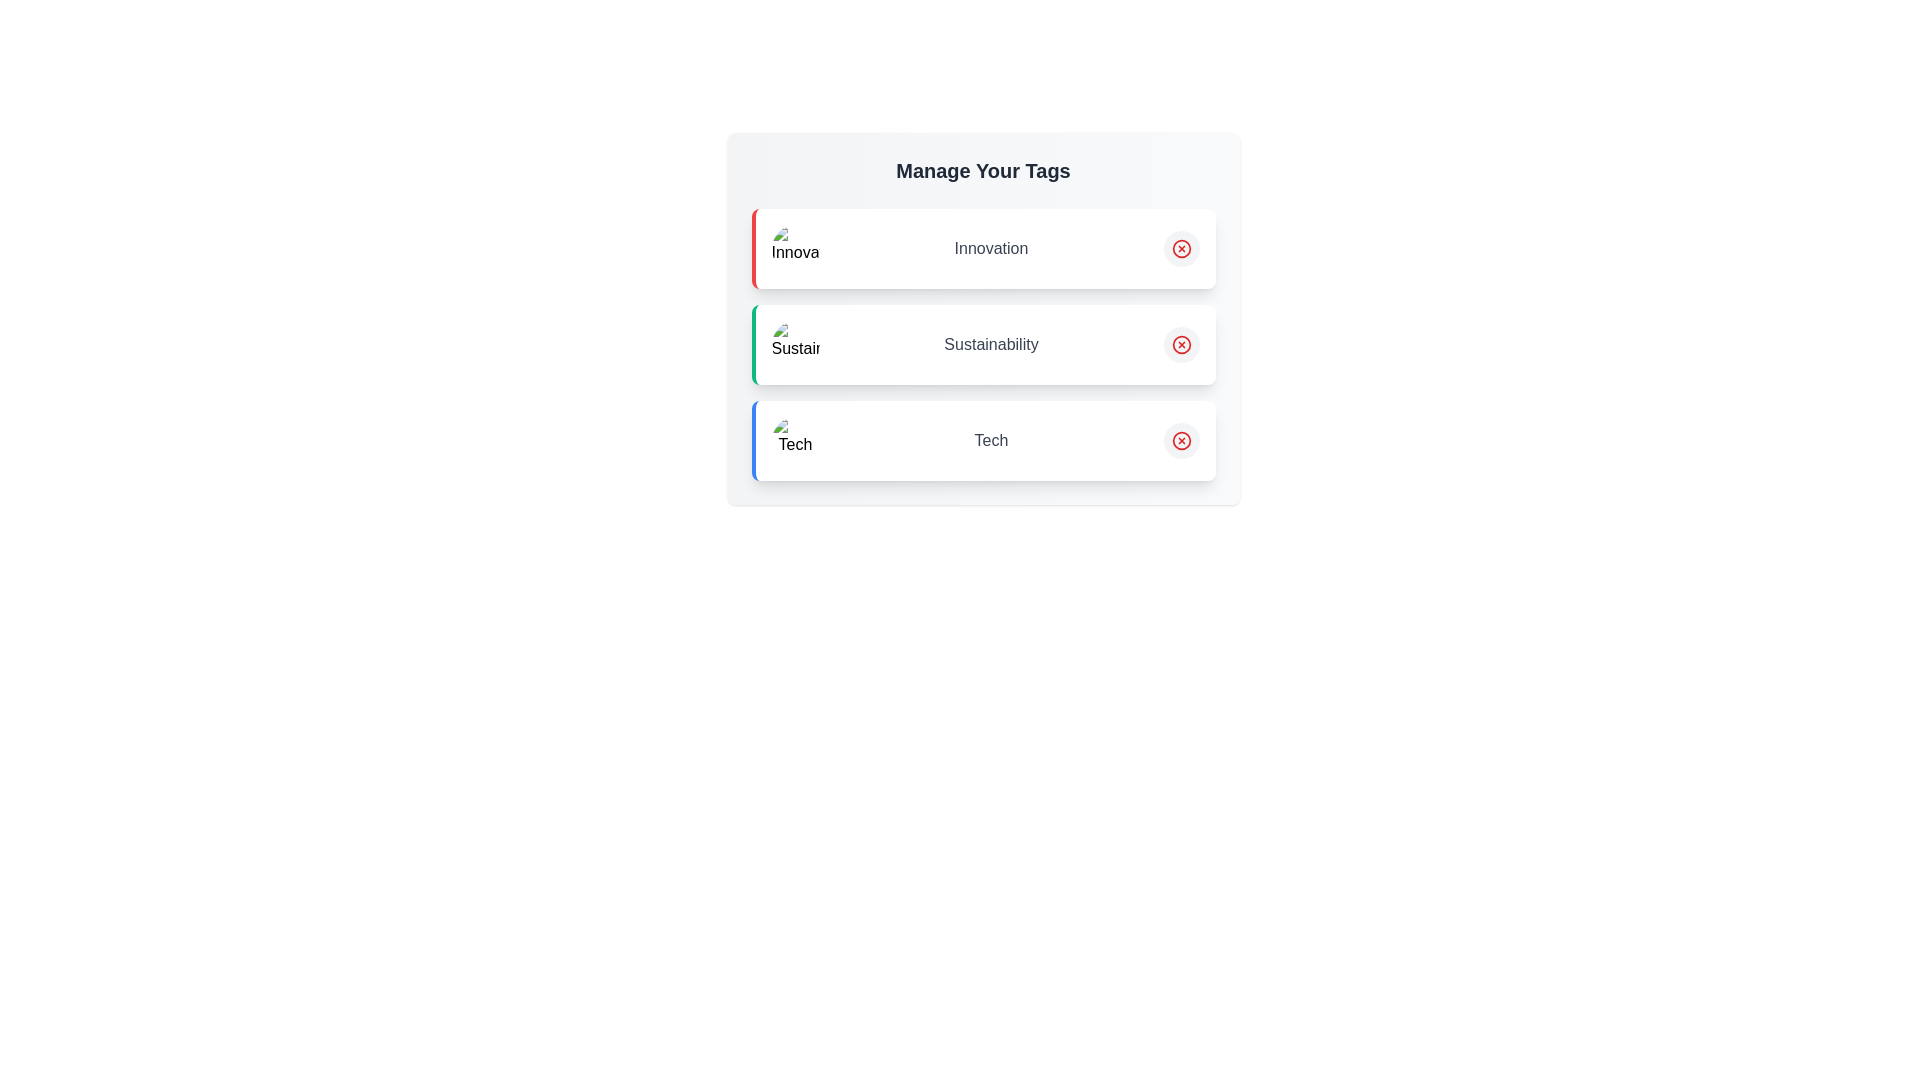 This screenshot has width=1920, height=1080. What do you see at coordinates (794, 343) in the screenshot?
I see `the image associated with the tag Sustainability to inspect it` at bounding box center [794, 343].